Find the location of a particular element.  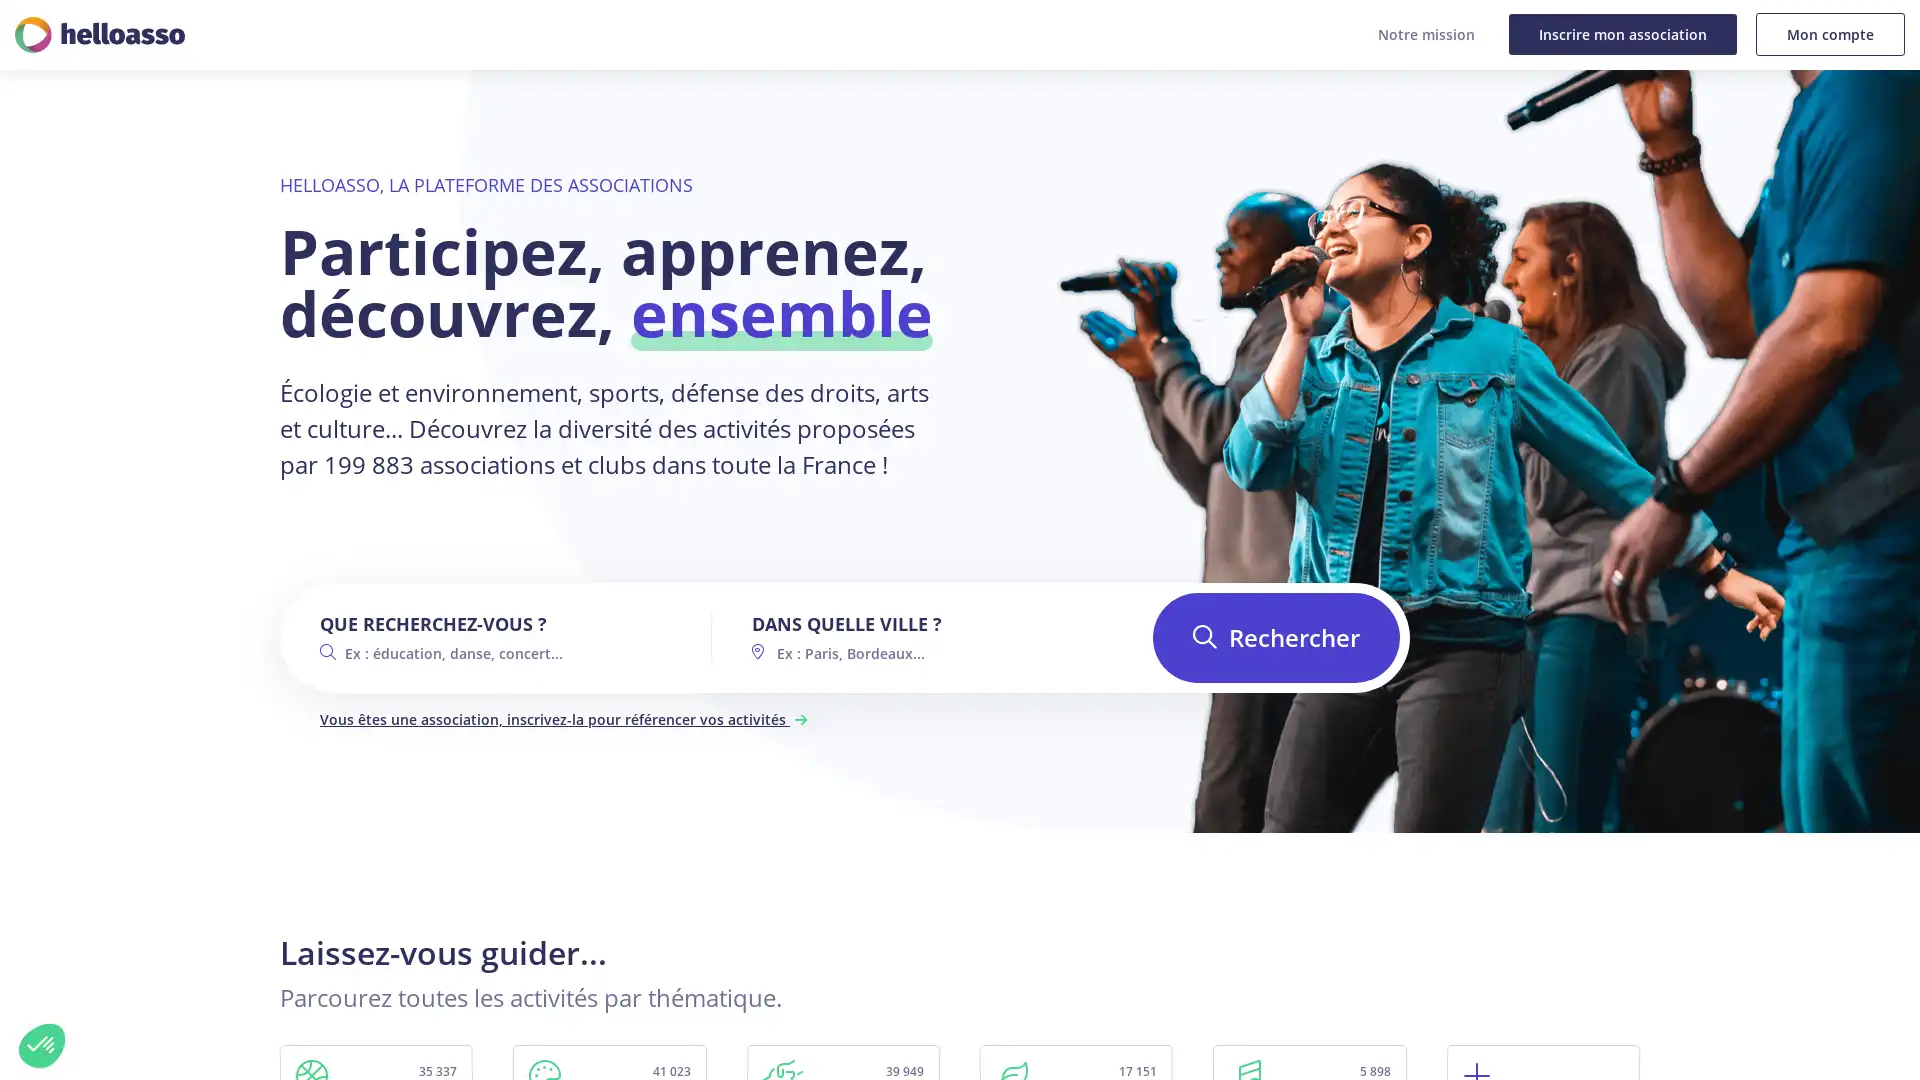

Tout accepter is located at coordinates (369, 978).